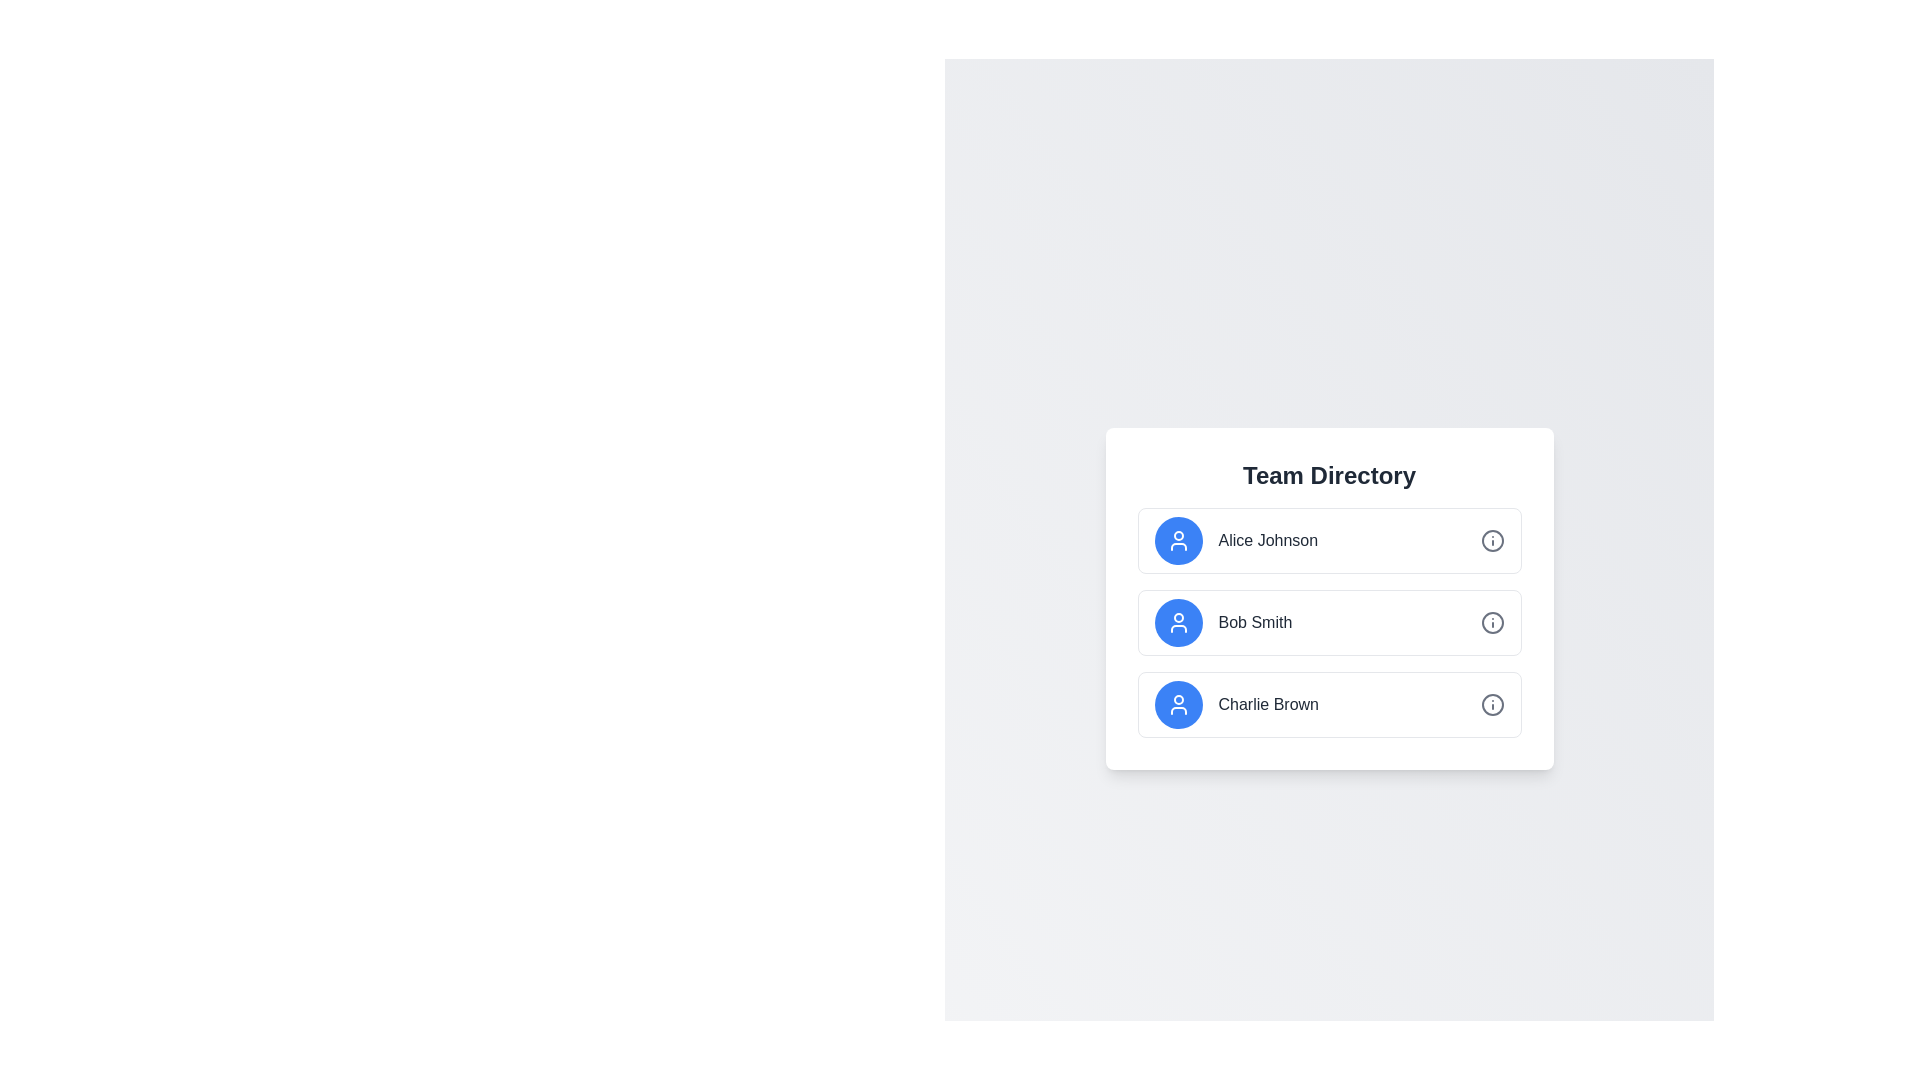 The width and height of the screenshot is (1920, 1080). What do you see at coordinates (1329, 622) in the screenshot?
I see `the List item displaying team member information for 'Bob Smith' located in the 'Team Directory' panel, which is the second item in the vertical list` at bounding box center [1329, 622].